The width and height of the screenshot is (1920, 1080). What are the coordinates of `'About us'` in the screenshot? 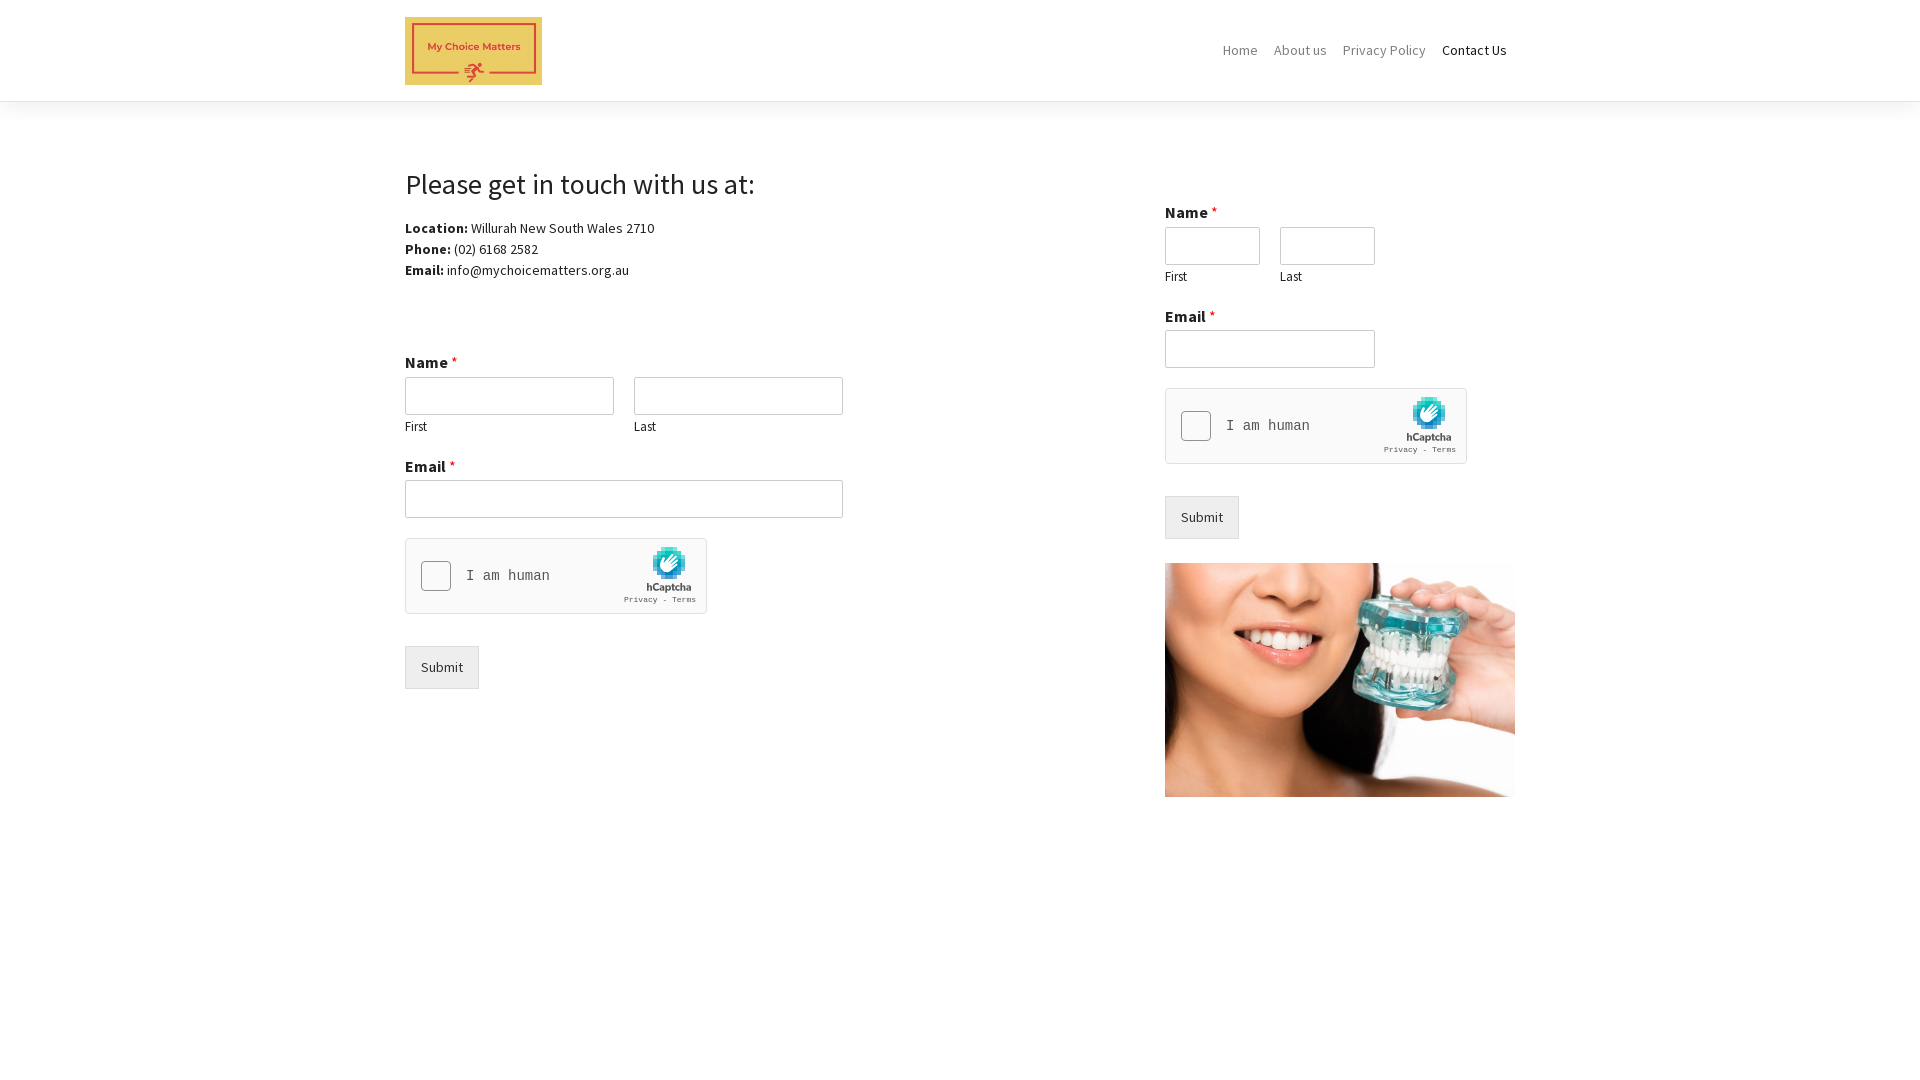 It's located at (1265, 49).